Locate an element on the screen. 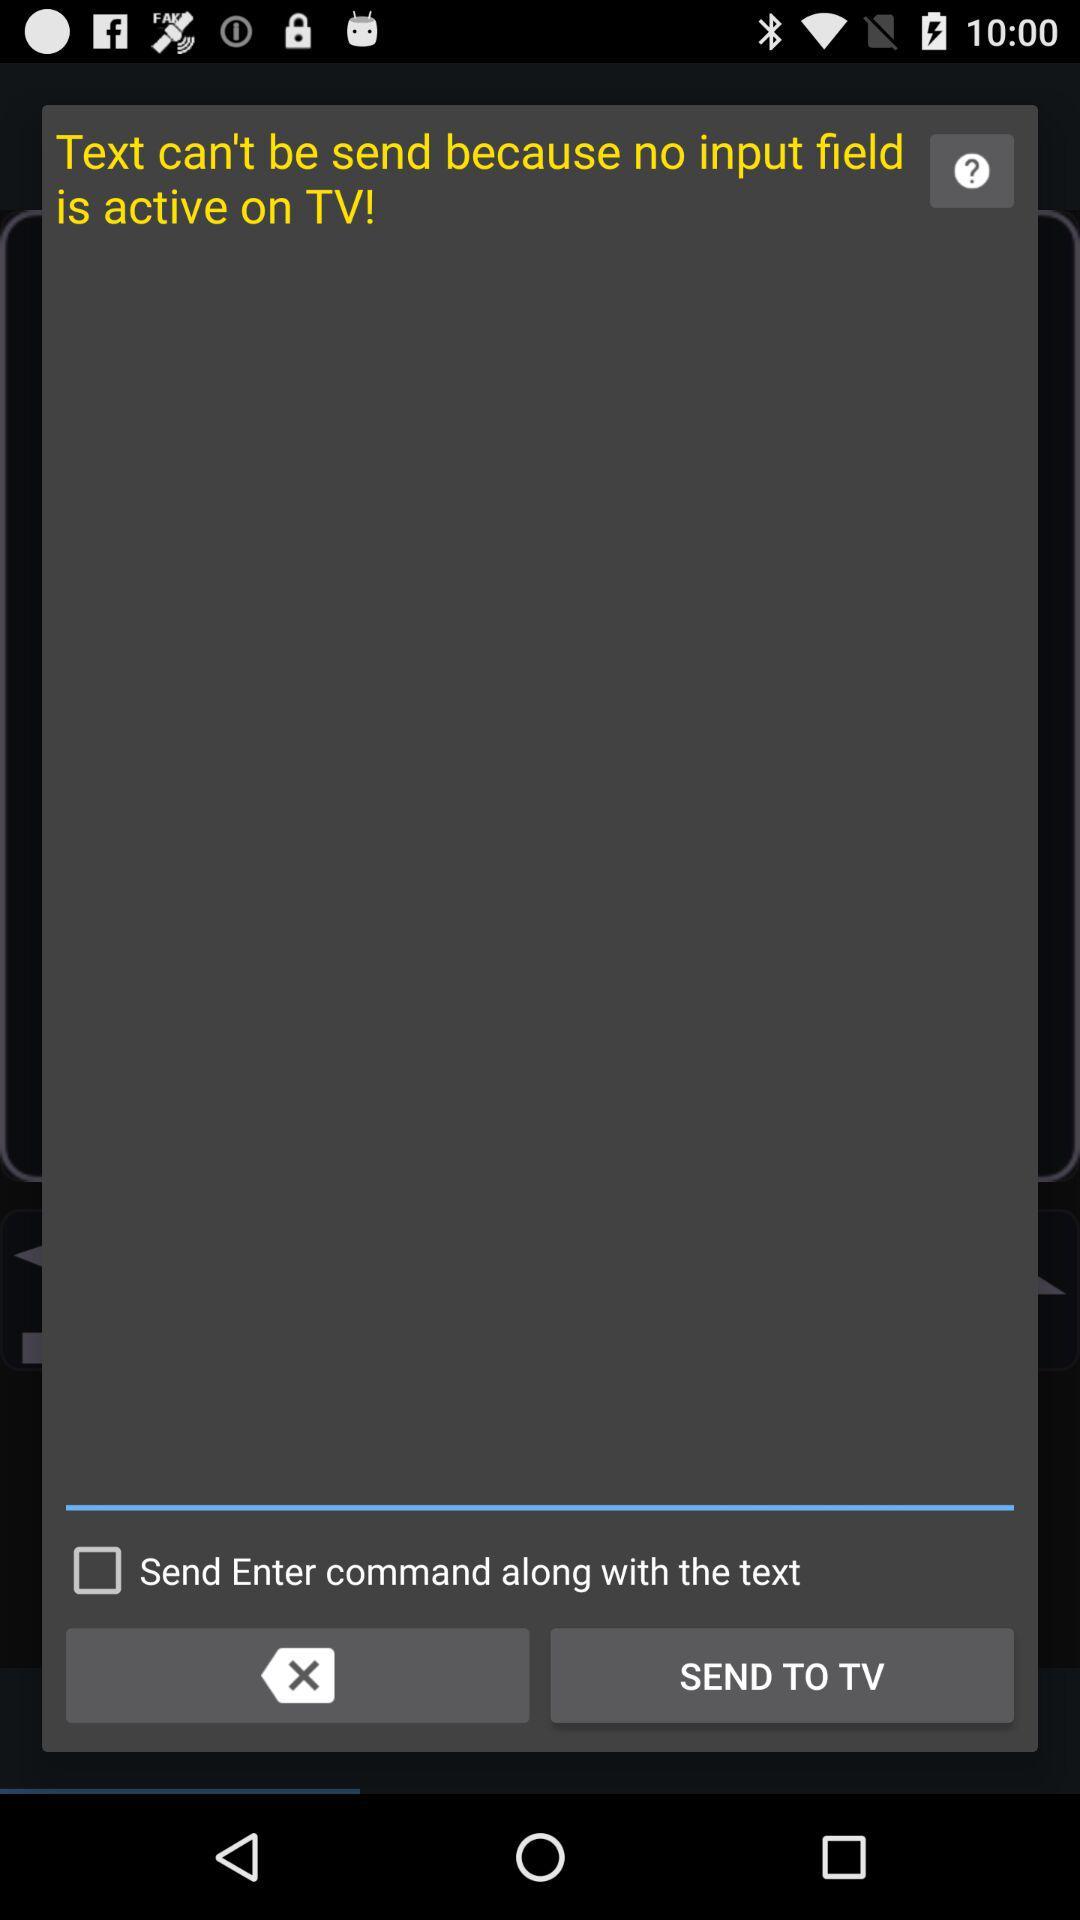 This screenshot has height=1920, width=1080. previous is located at coordinates (297, 1675).